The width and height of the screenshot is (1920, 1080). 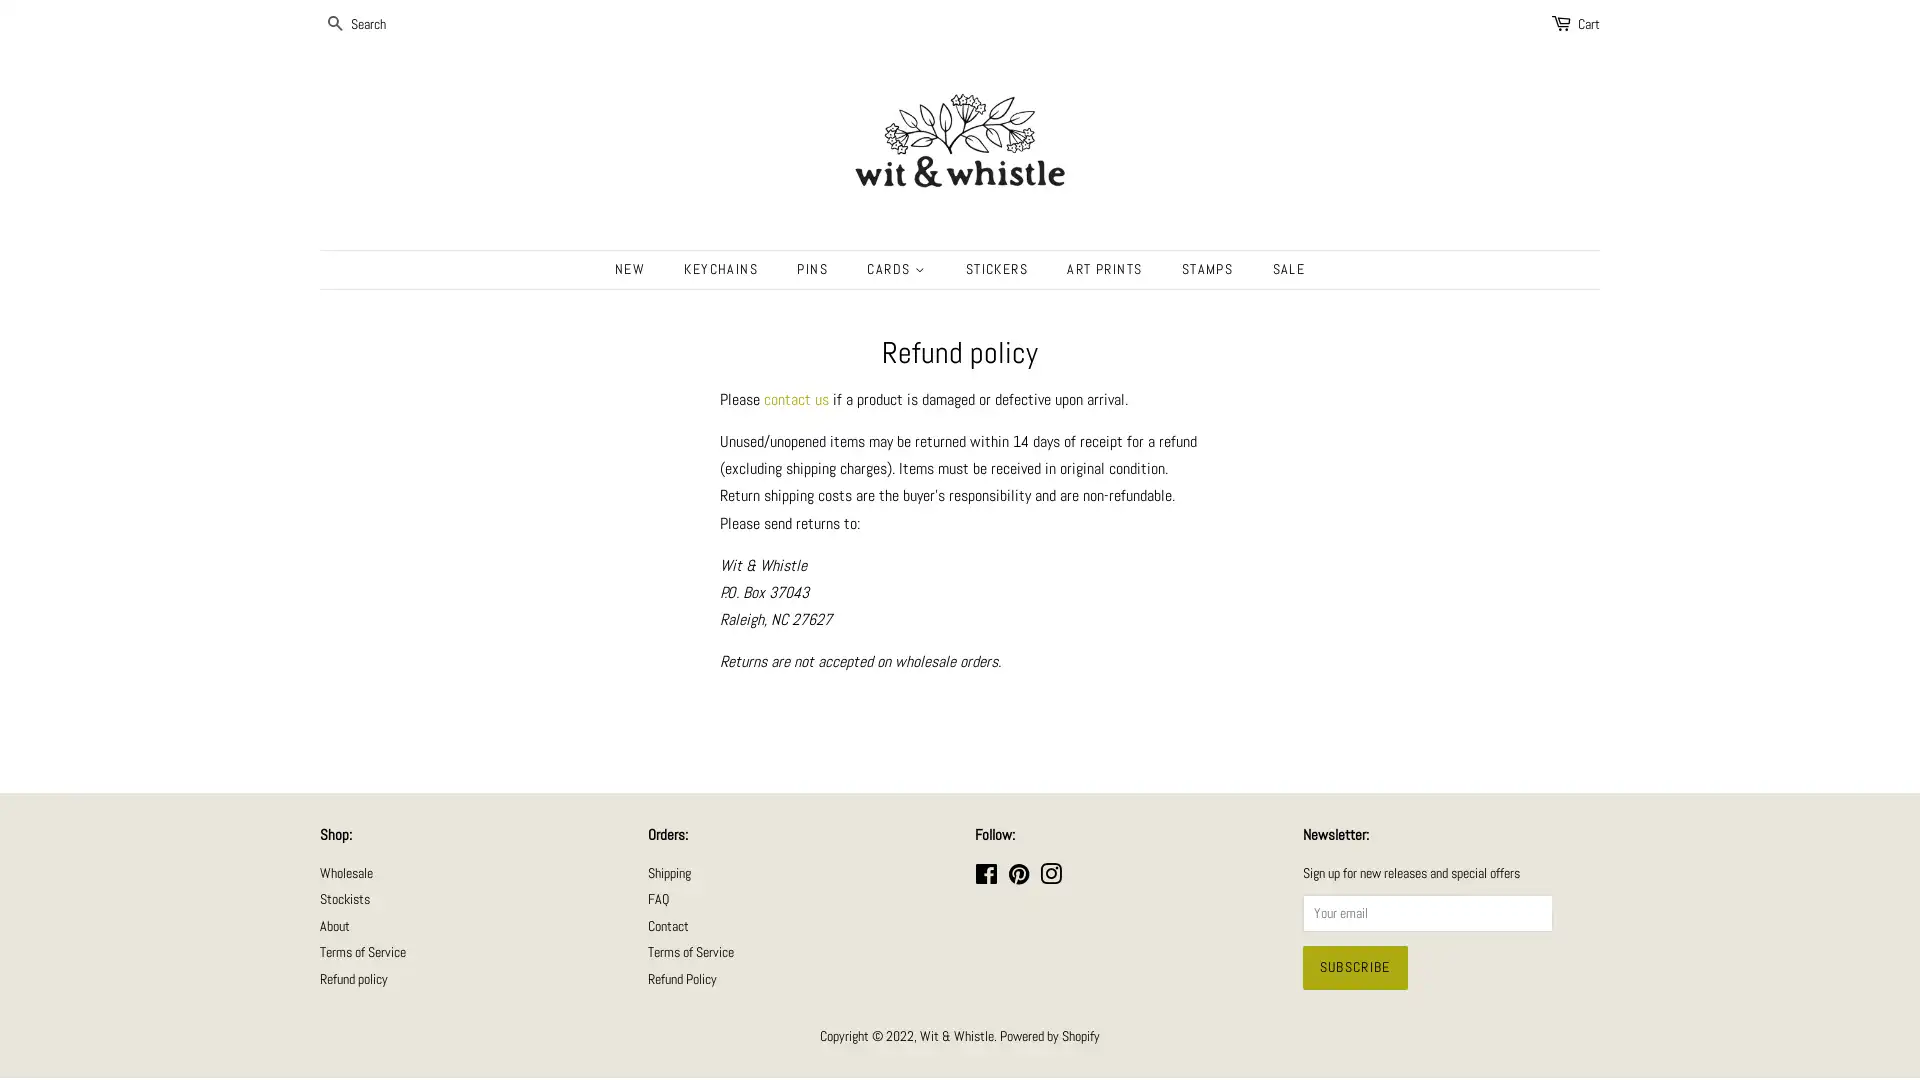 What do you see at coordinates (1354, 966) in the screenshot?
I see `Subscribe` at bounding box center [1354, 966].